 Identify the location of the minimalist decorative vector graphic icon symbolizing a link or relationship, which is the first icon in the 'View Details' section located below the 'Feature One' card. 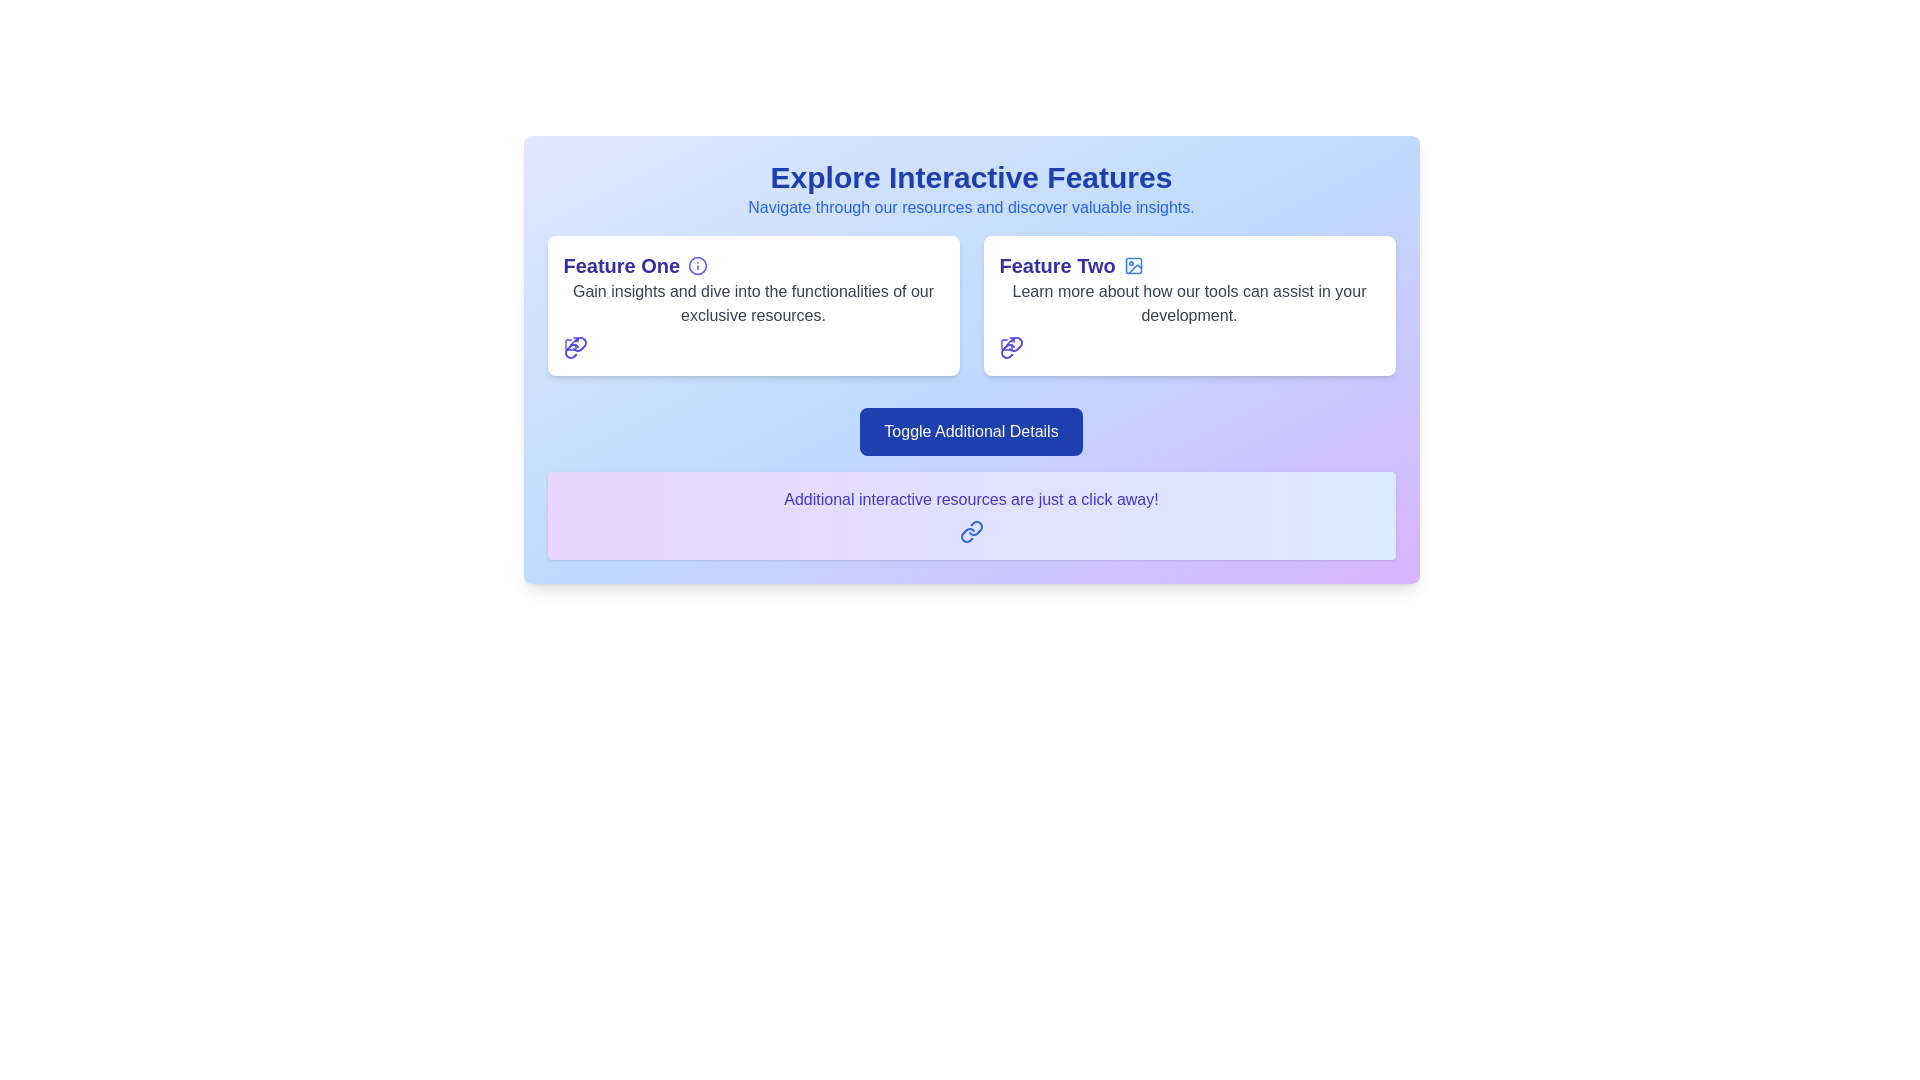
(578, 343).